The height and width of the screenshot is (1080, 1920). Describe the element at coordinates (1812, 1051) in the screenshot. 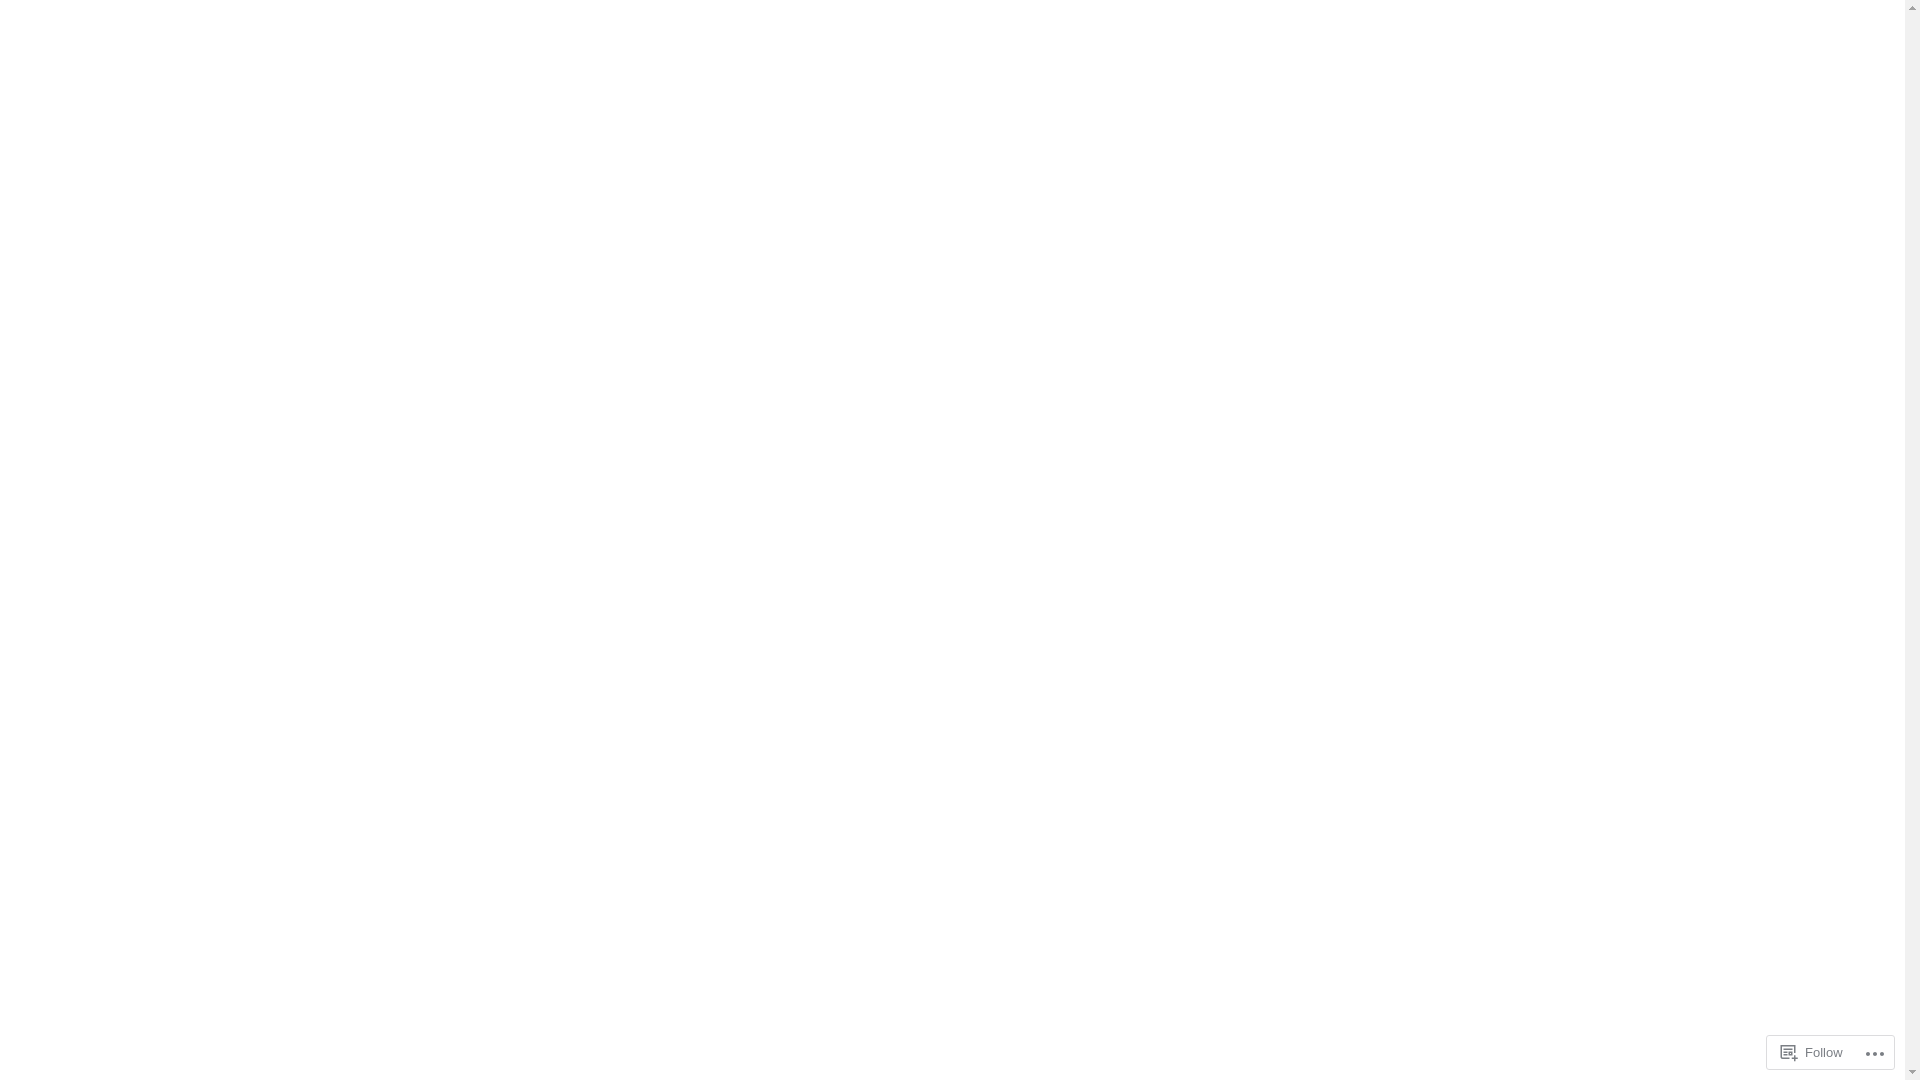

I see `'Follow'` at that location.